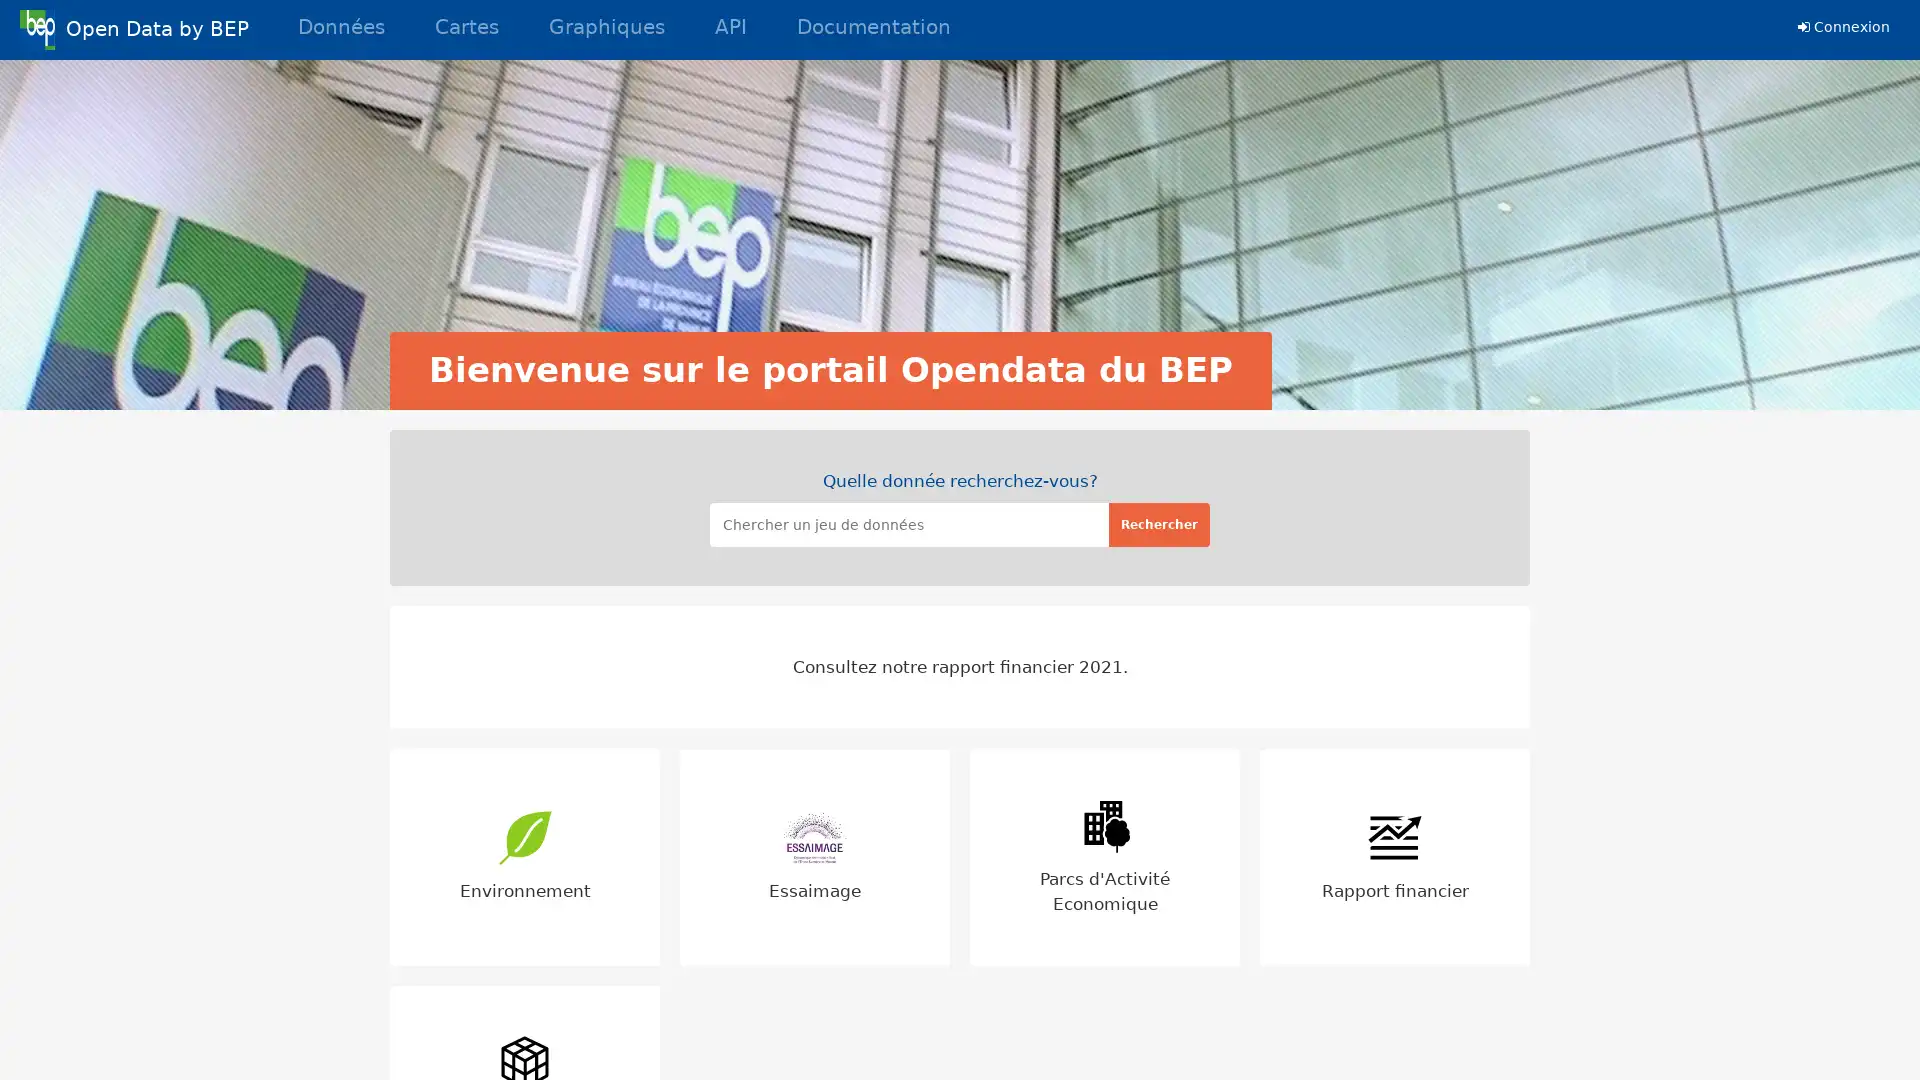  I want to click on Rechercher, so click(1159, 523).